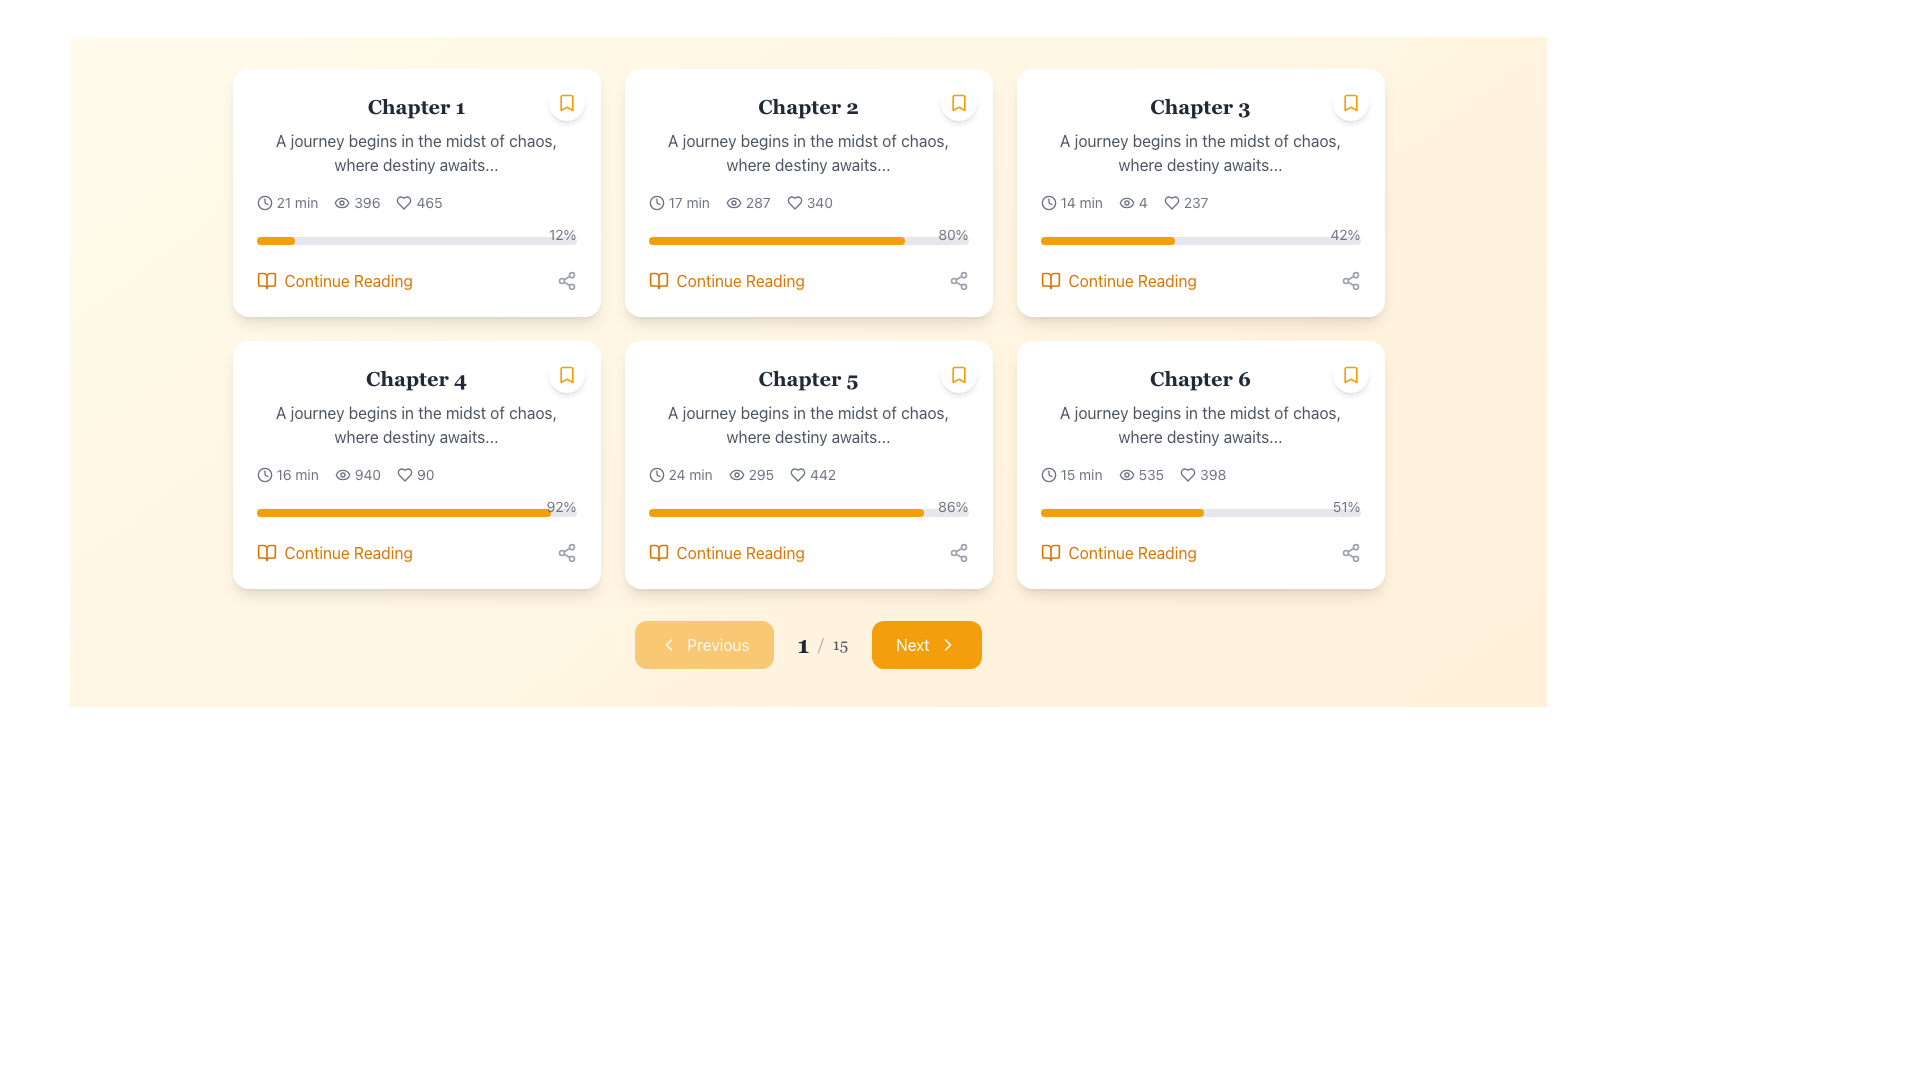  Describe the element at coordinates (1346, 505) in the screenshot. I see `the text label displaying '51%' located at the top-right of the 'Chapter 6' card's progress bar section` at that location.